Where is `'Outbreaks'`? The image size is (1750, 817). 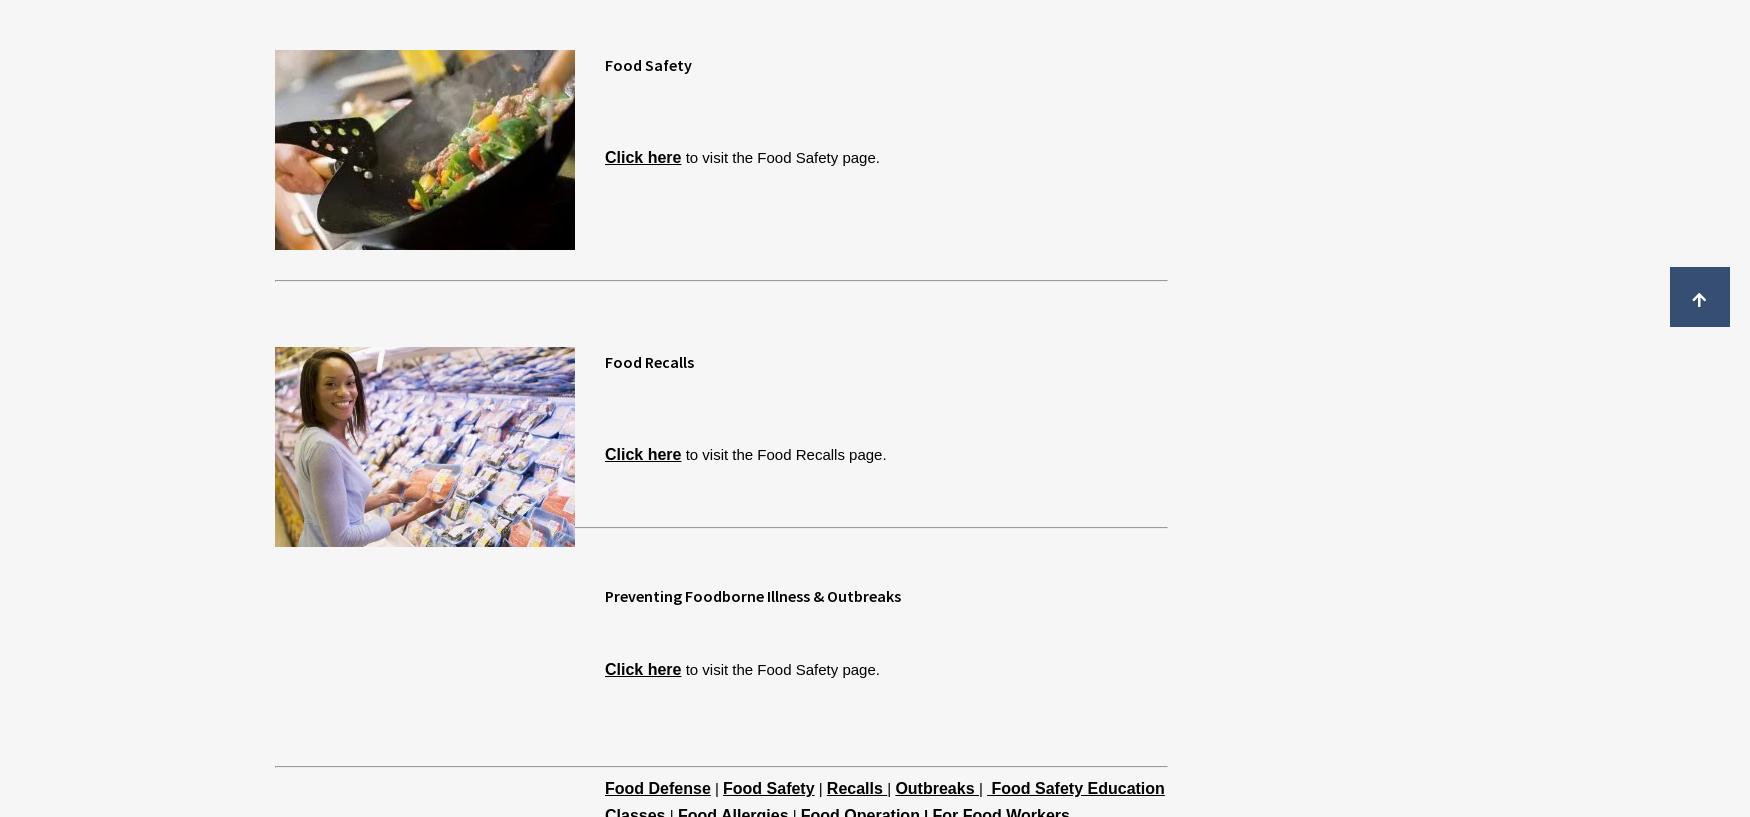 'Outbreaks' is located at coordinates (893, 788).